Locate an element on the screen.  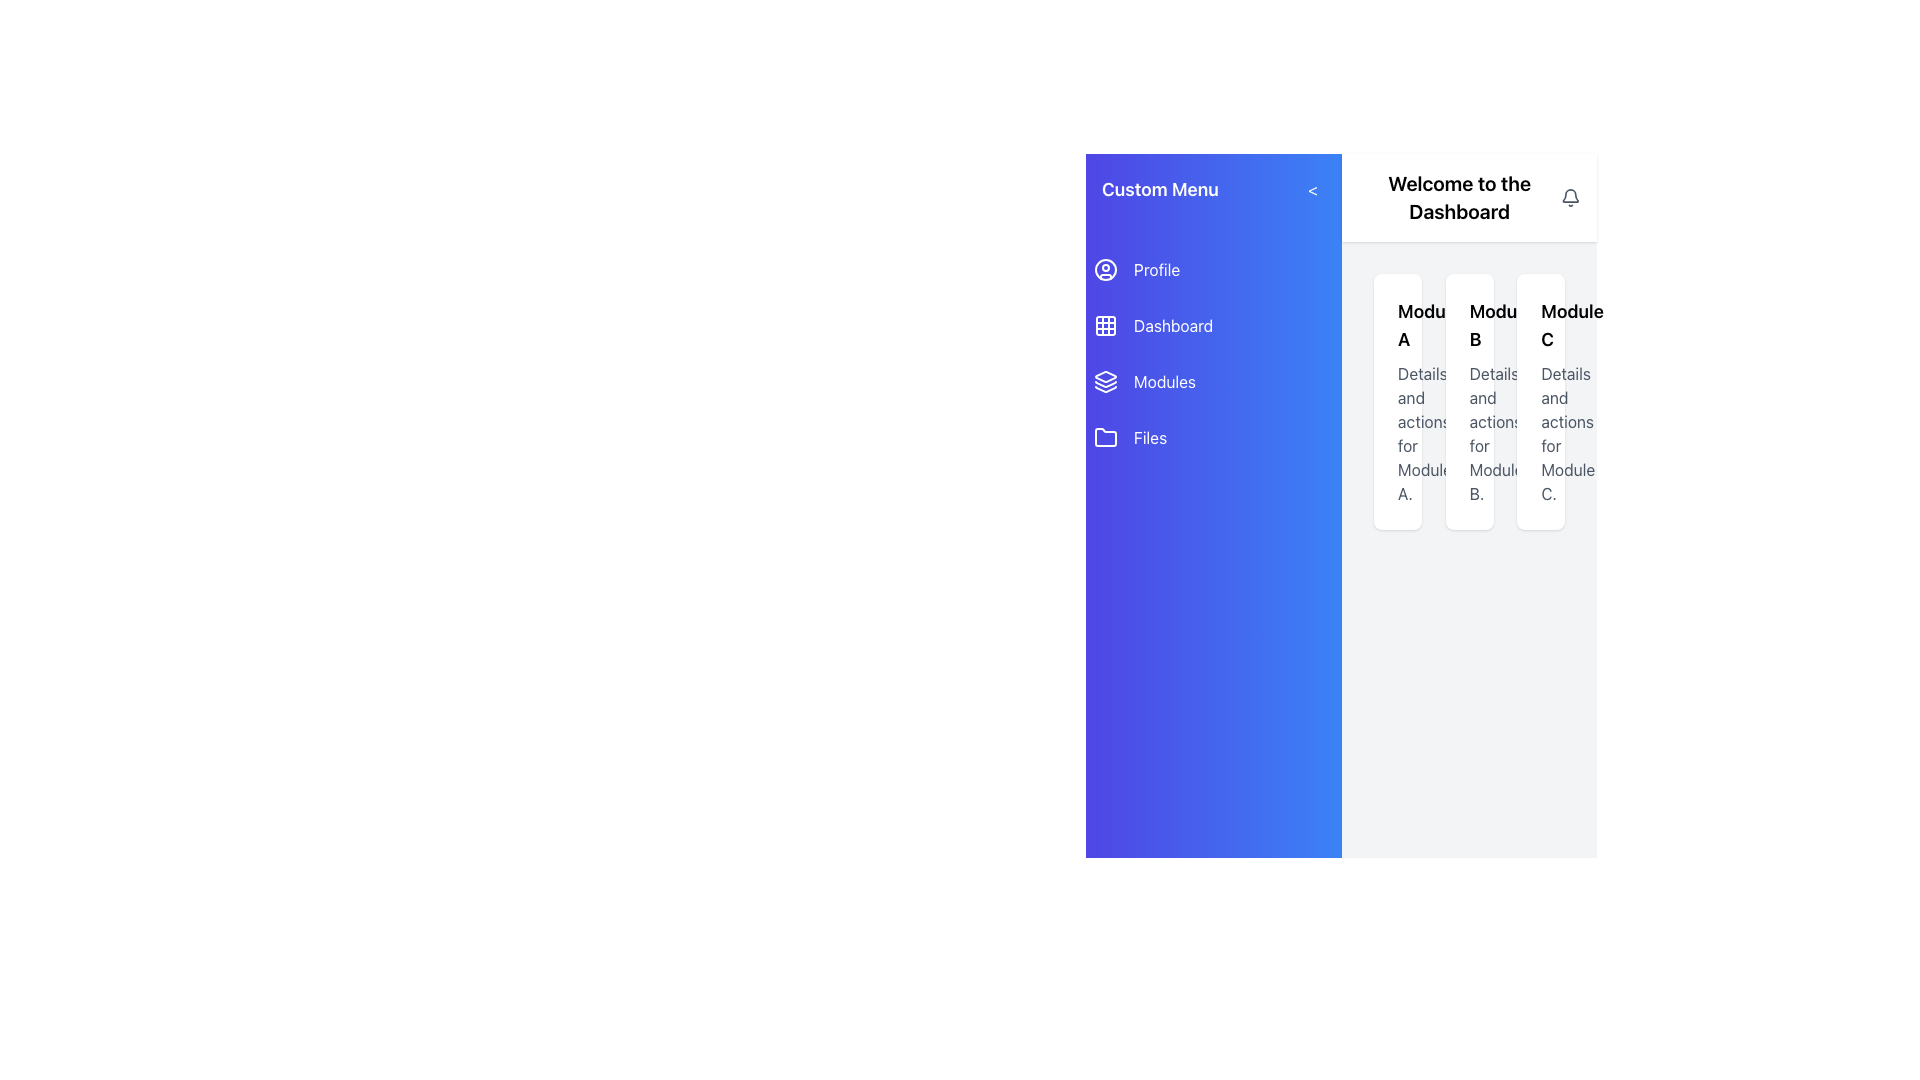
the main structure of the notification bell icon located in the top-right corner of the dashboard, adjacent to the 'Welcome to the Dashboard' title is located at coordinates (1570, 195).